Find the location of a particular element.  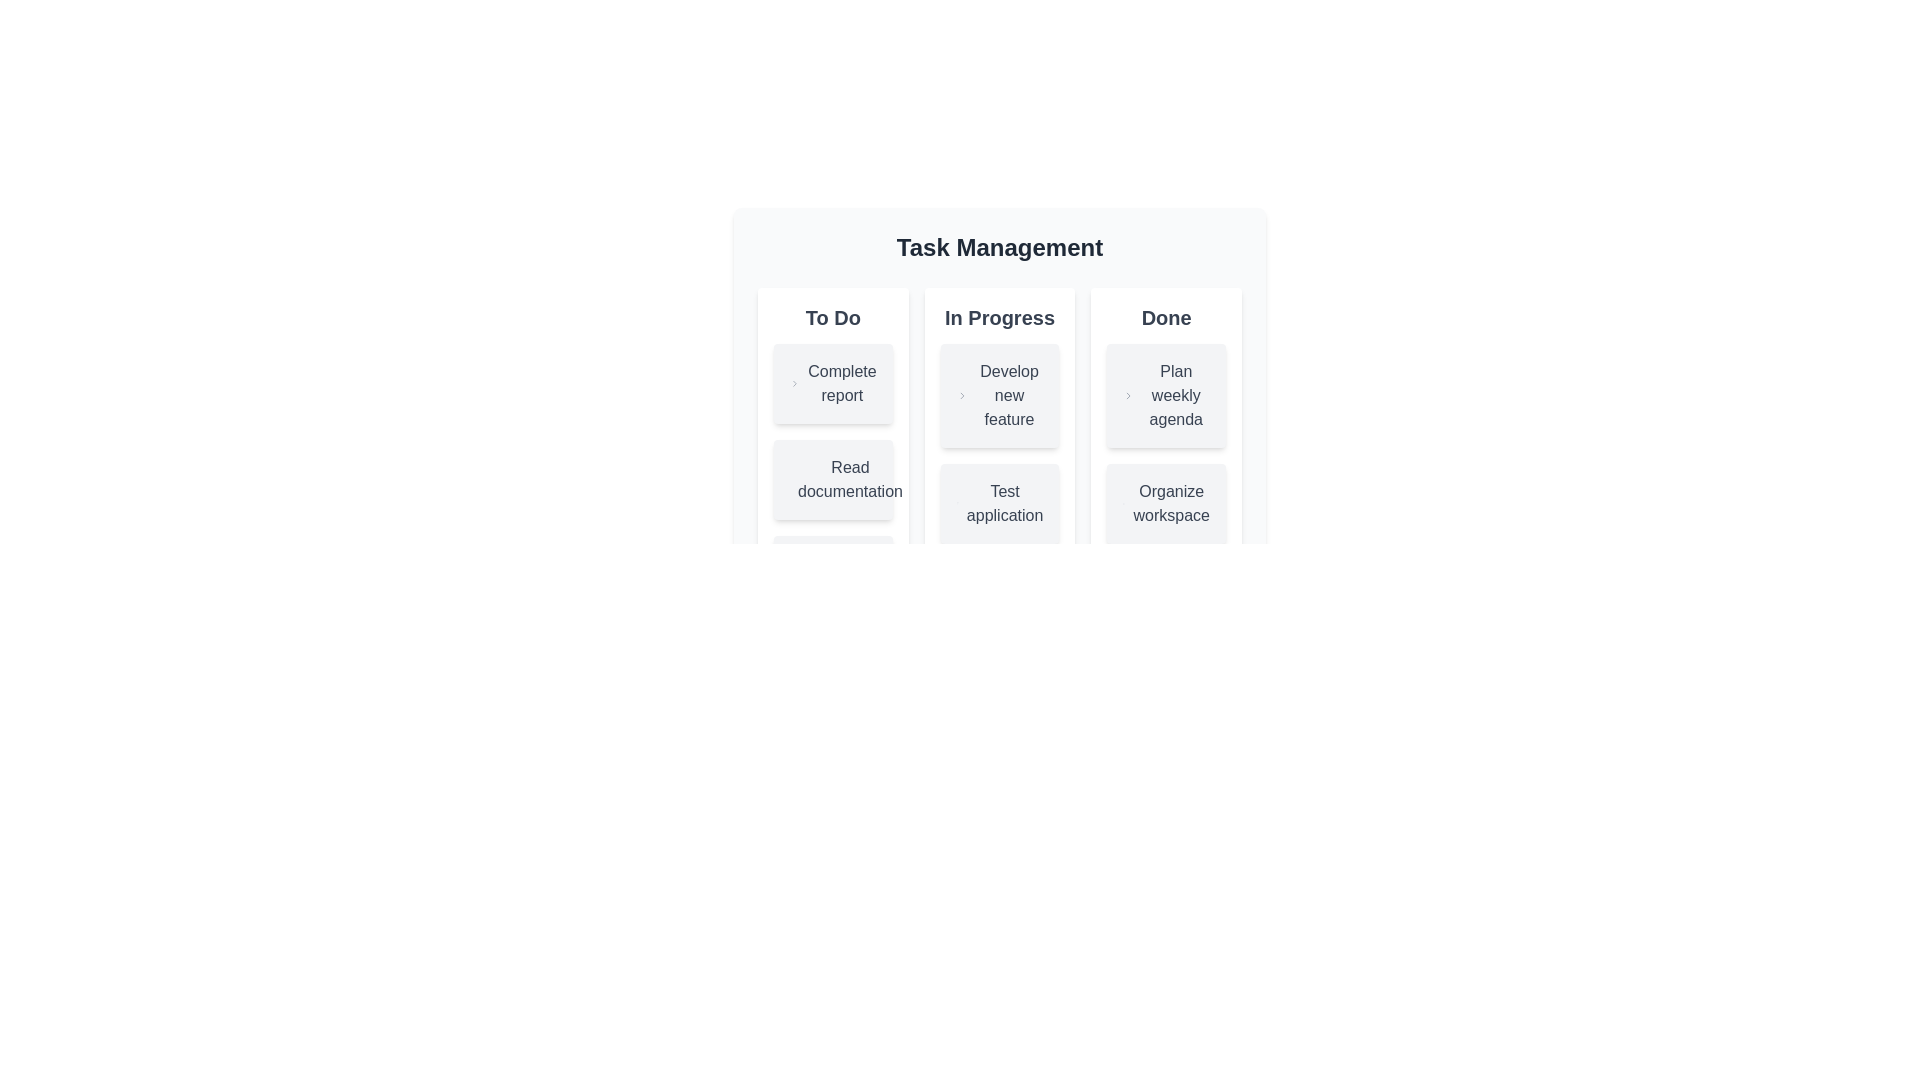

the text label displaying 'Read documentation' in the second task card of the 'To Do' section is located at coordinates (850, 479).